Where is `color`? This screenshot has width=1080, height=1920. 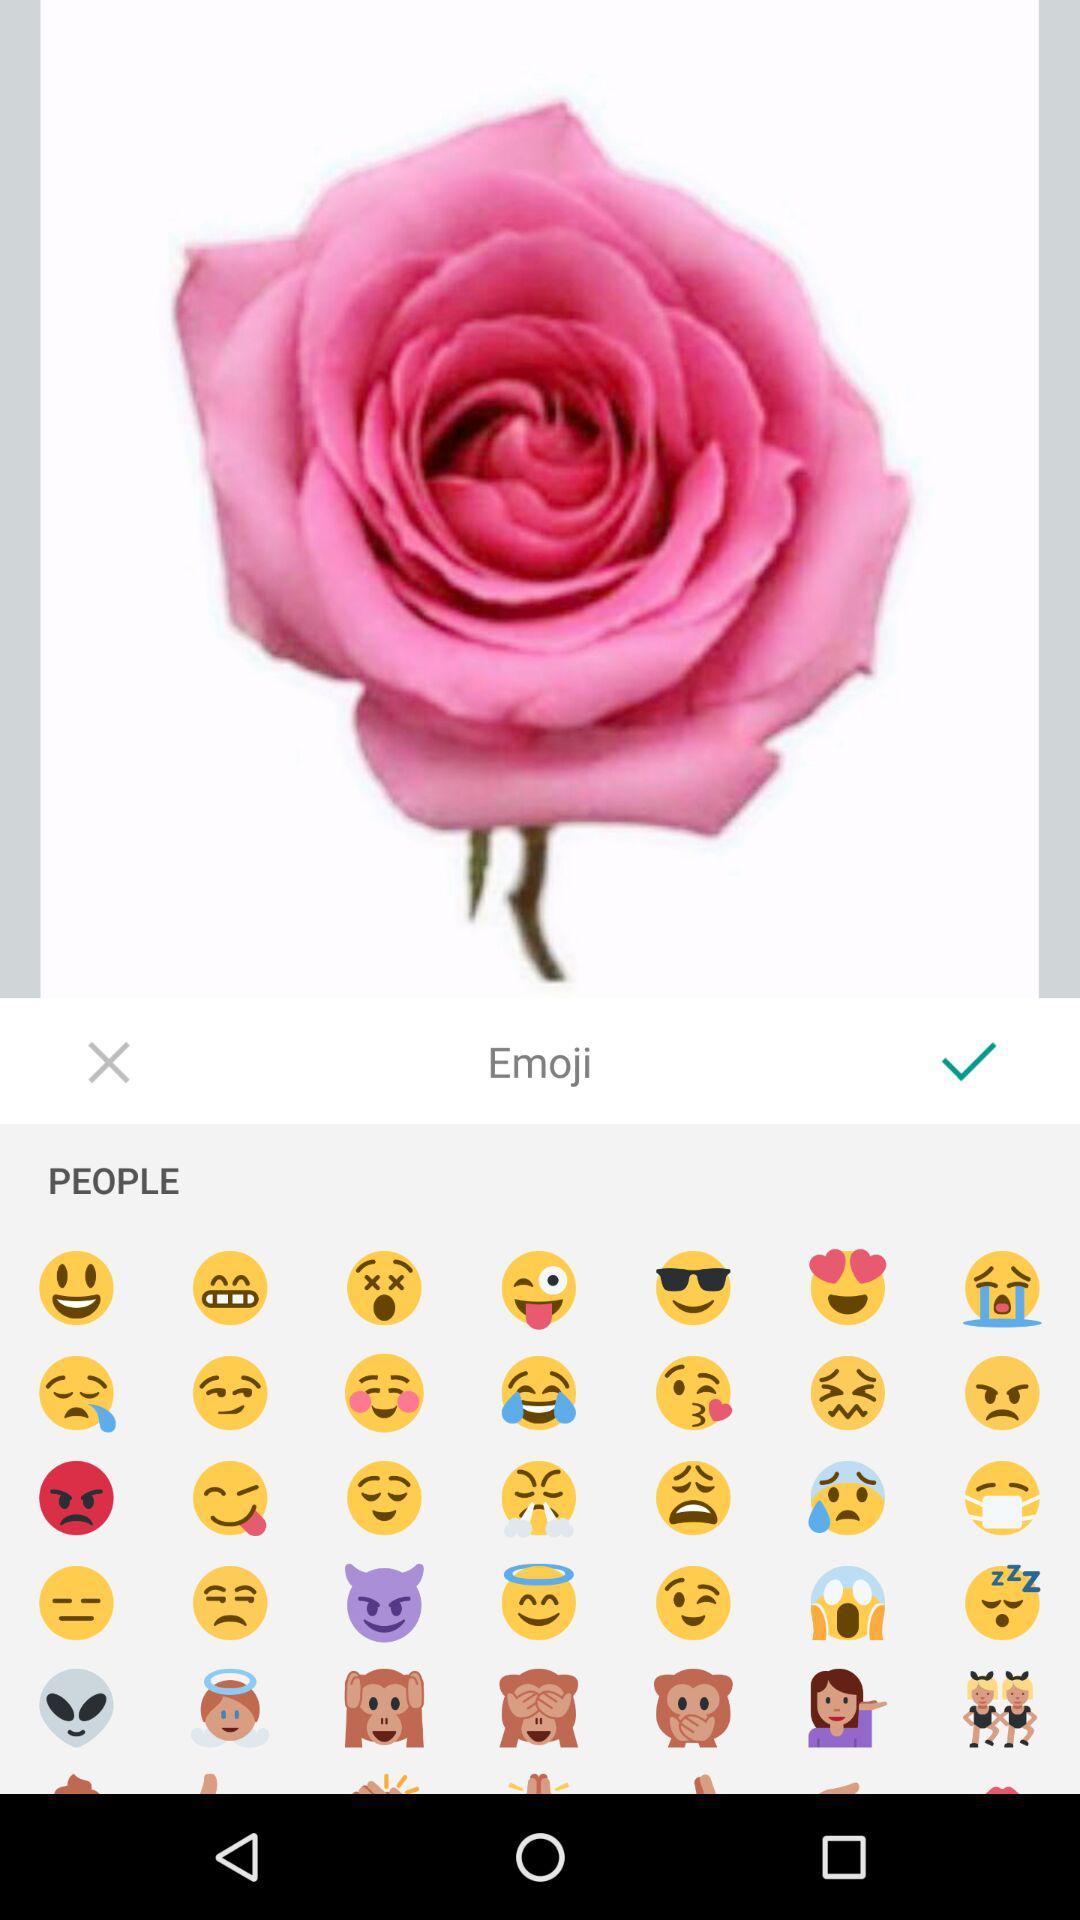 color is located at coordinates (848, 1707).